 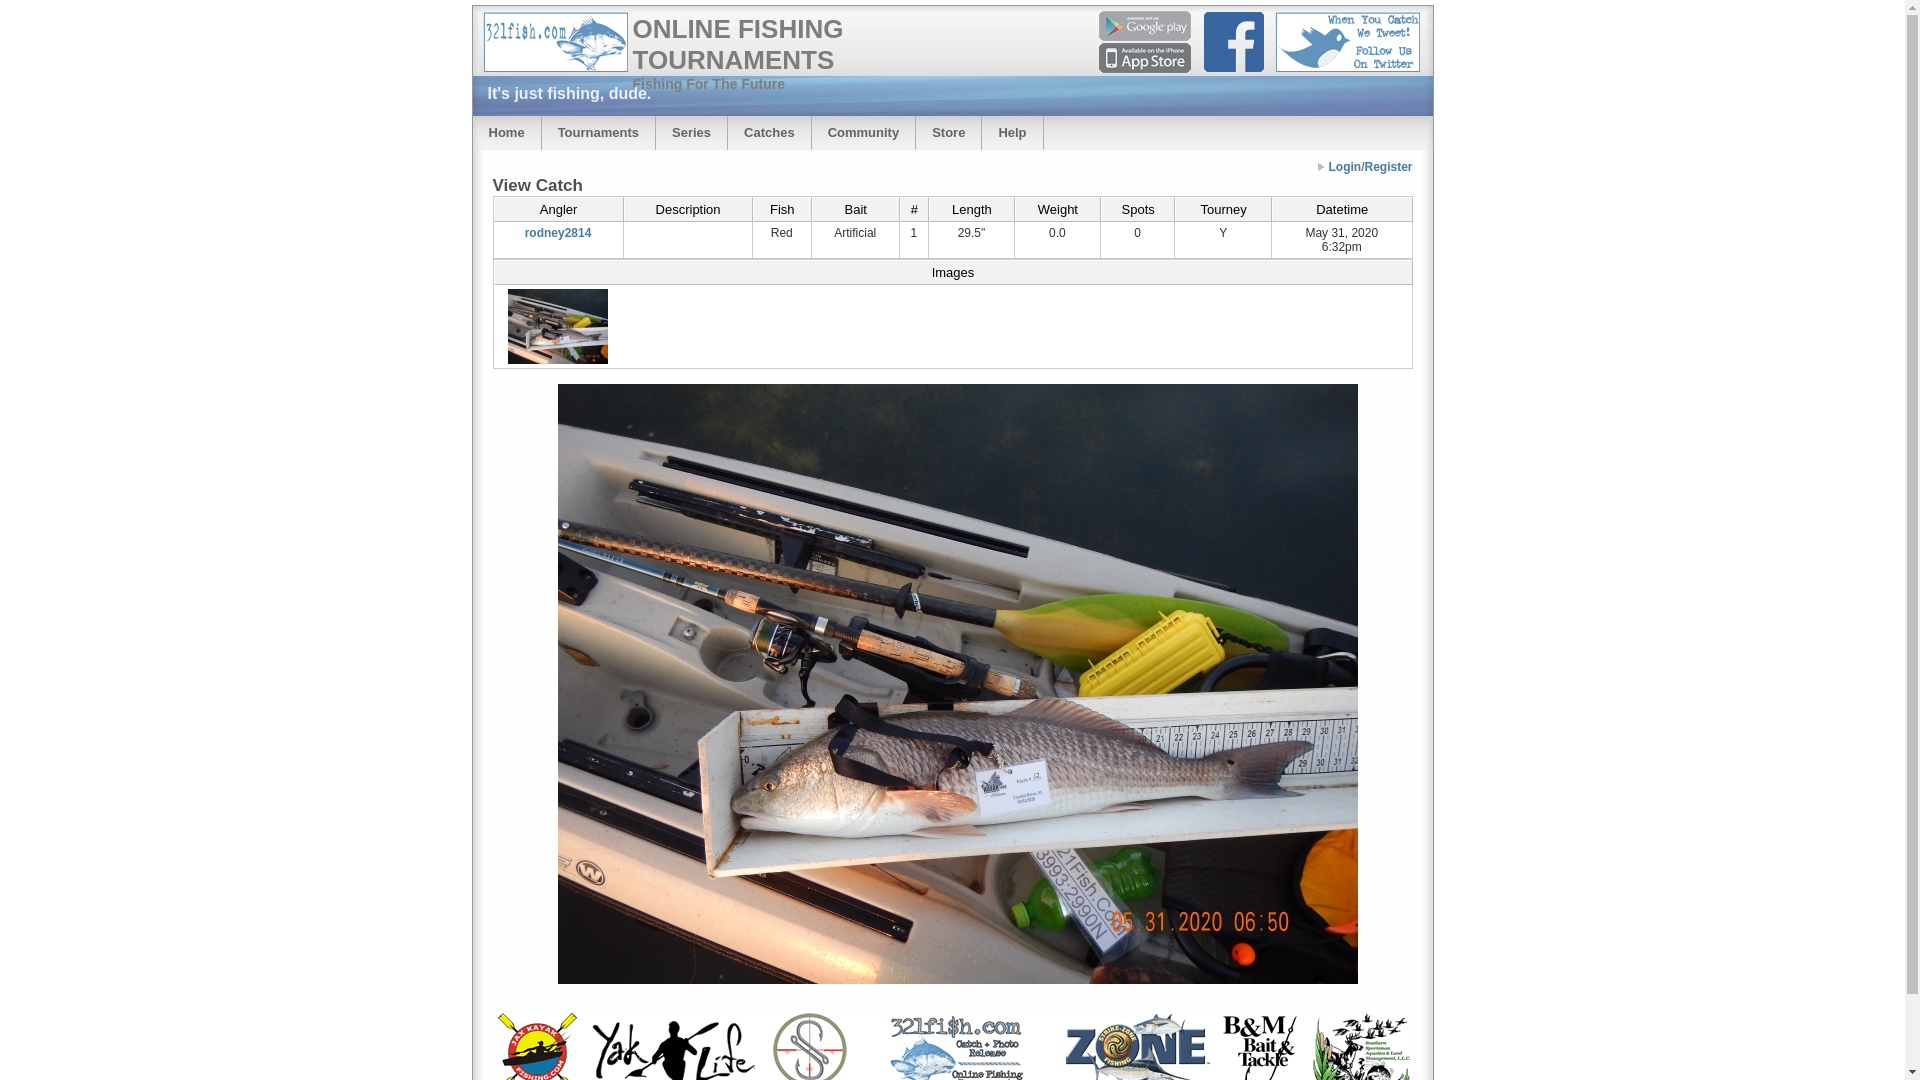 What do you see at coordinates (558, 231) in the screenshot?
I see `'rodney2814'` at bounding box center [558, 231].